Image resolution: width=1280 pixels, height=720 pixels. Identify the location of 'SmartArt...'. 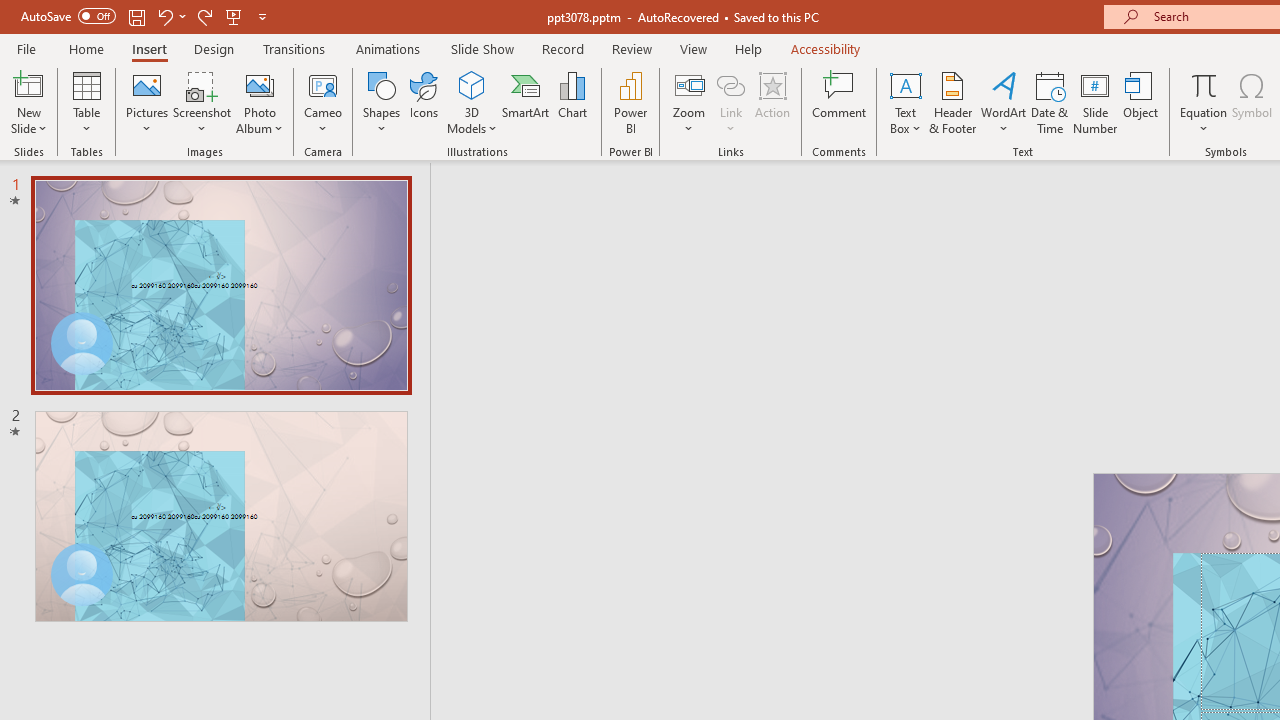
(526, 103).